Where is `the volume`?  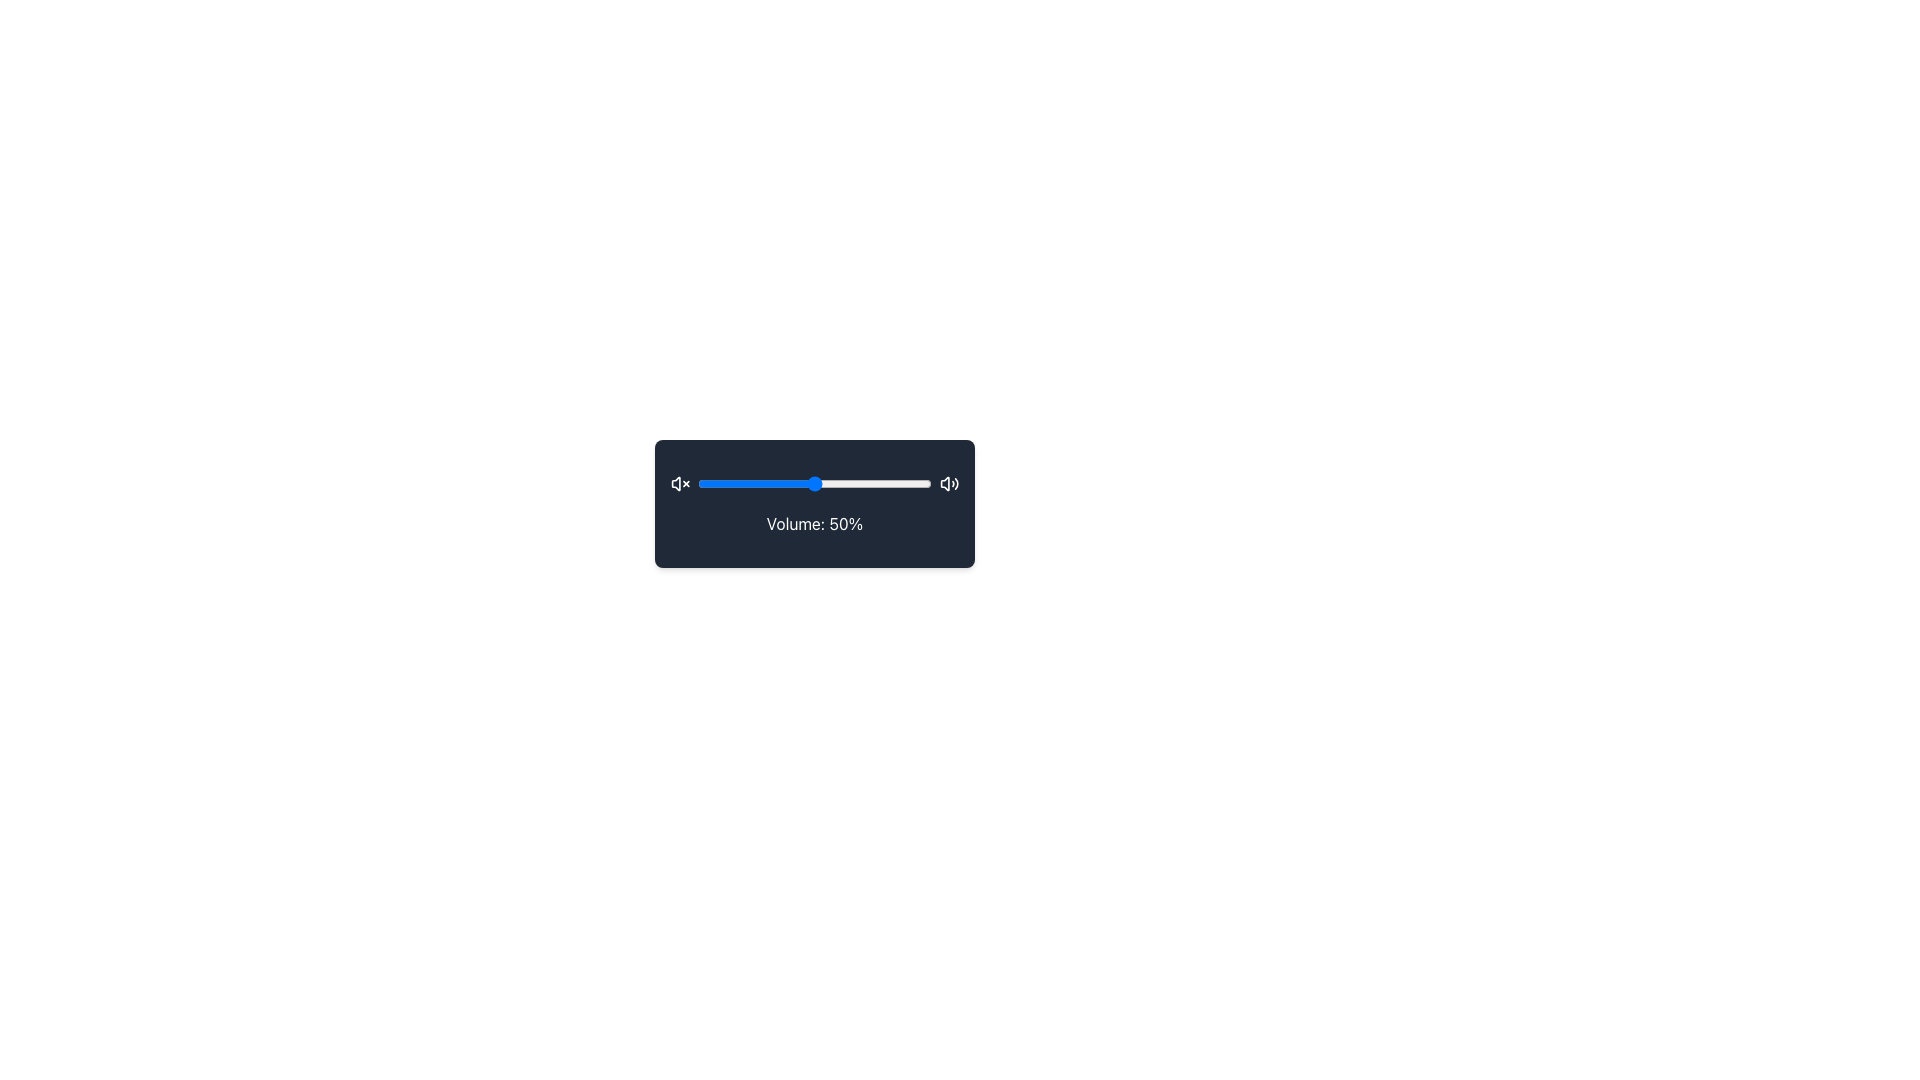
the volume is located at coordinates (911, 483).